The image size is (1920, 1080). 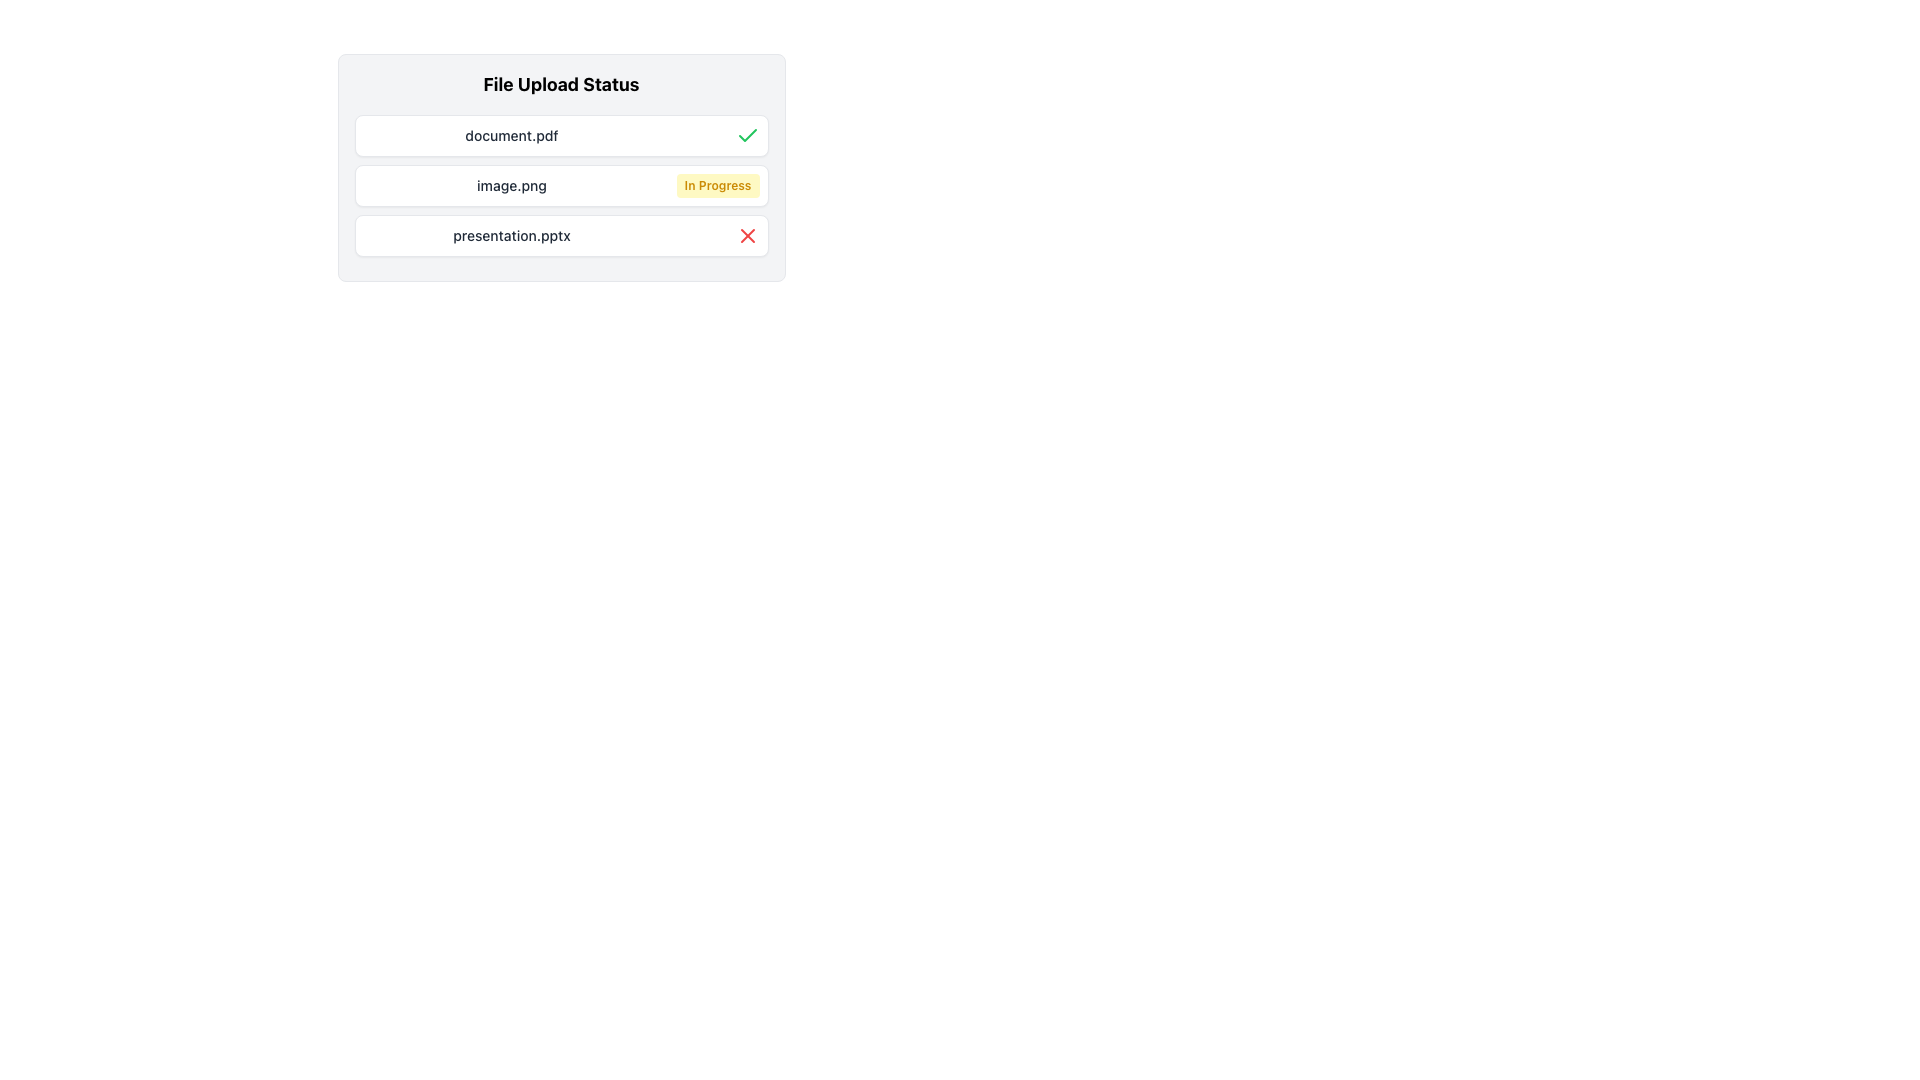 What do you see at coordinates (512, 234) in the screenshot?
I see `the static text element displaying 'presentation.pptx'` at bounding box center [512, 234].